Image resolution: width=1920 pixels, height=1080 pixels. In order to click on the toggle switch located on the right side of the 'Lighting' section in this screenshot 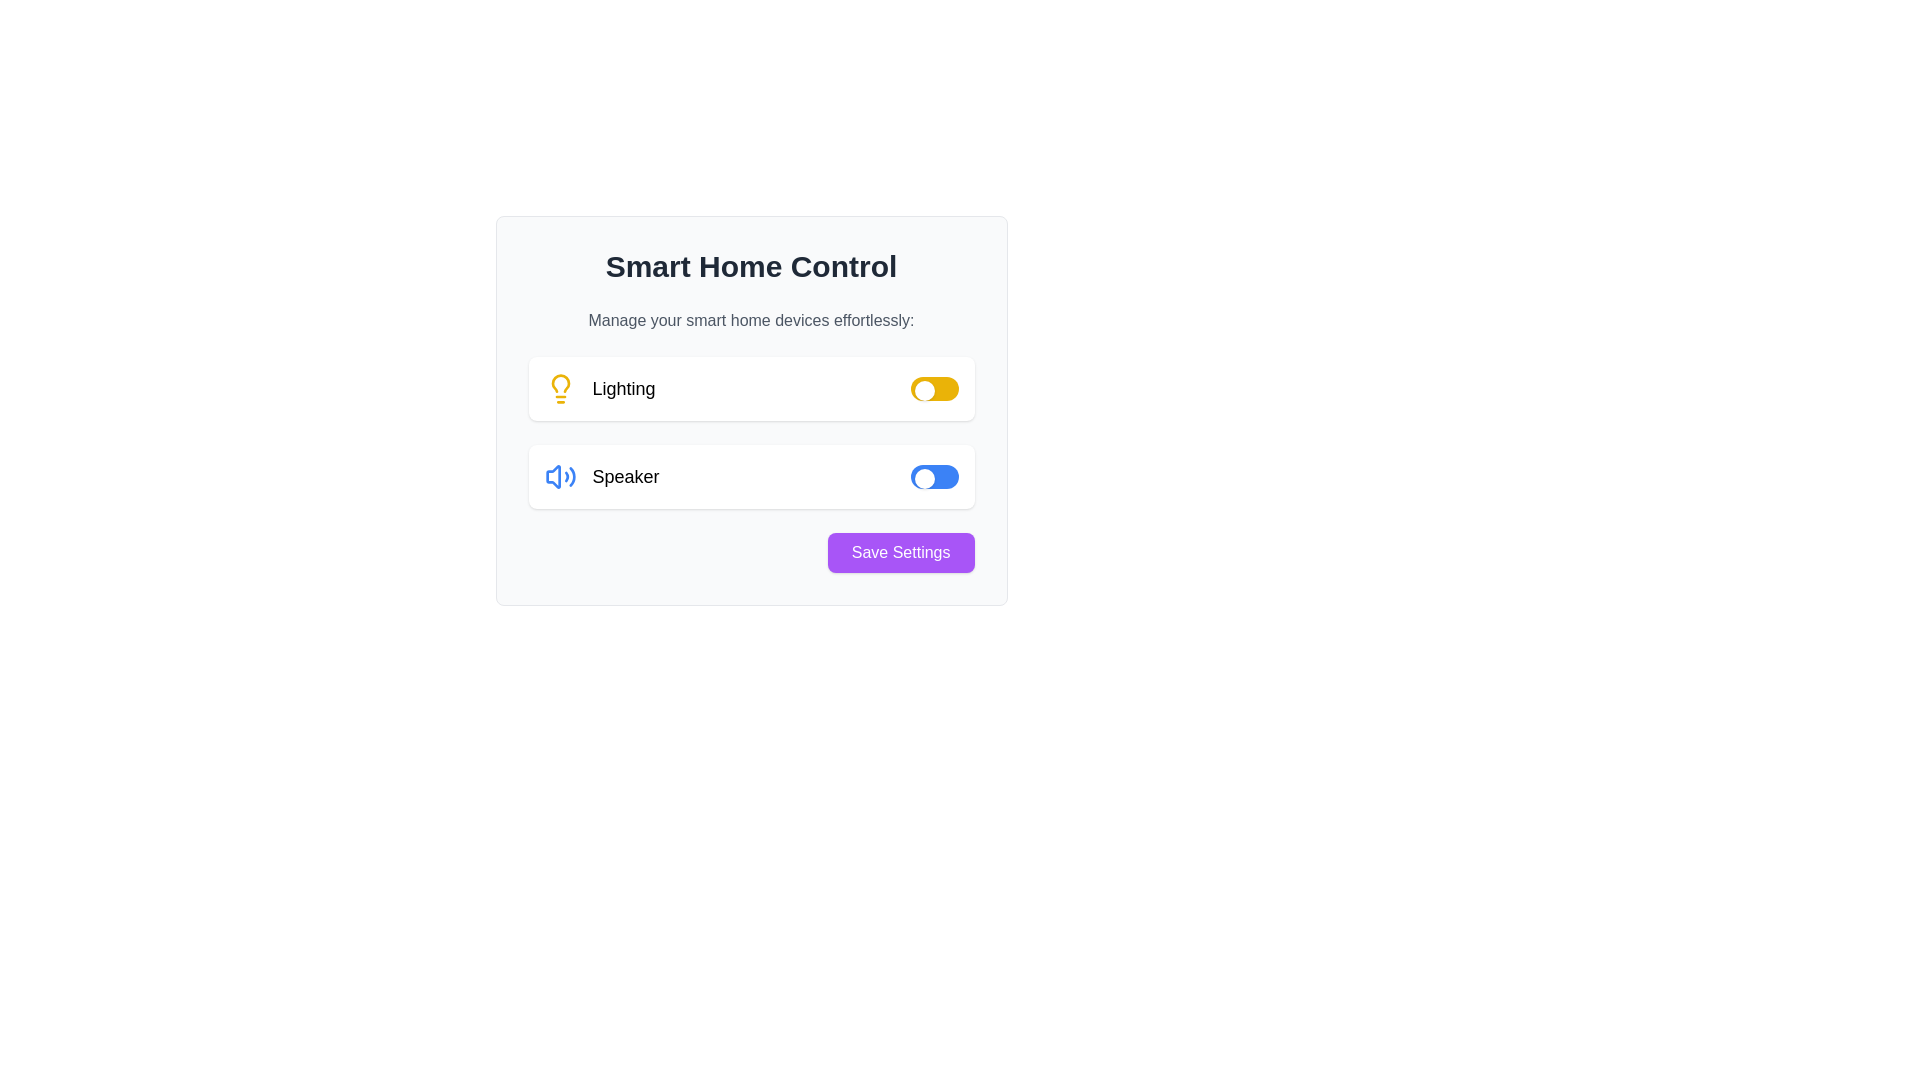, I will do `click(933, 389)`.